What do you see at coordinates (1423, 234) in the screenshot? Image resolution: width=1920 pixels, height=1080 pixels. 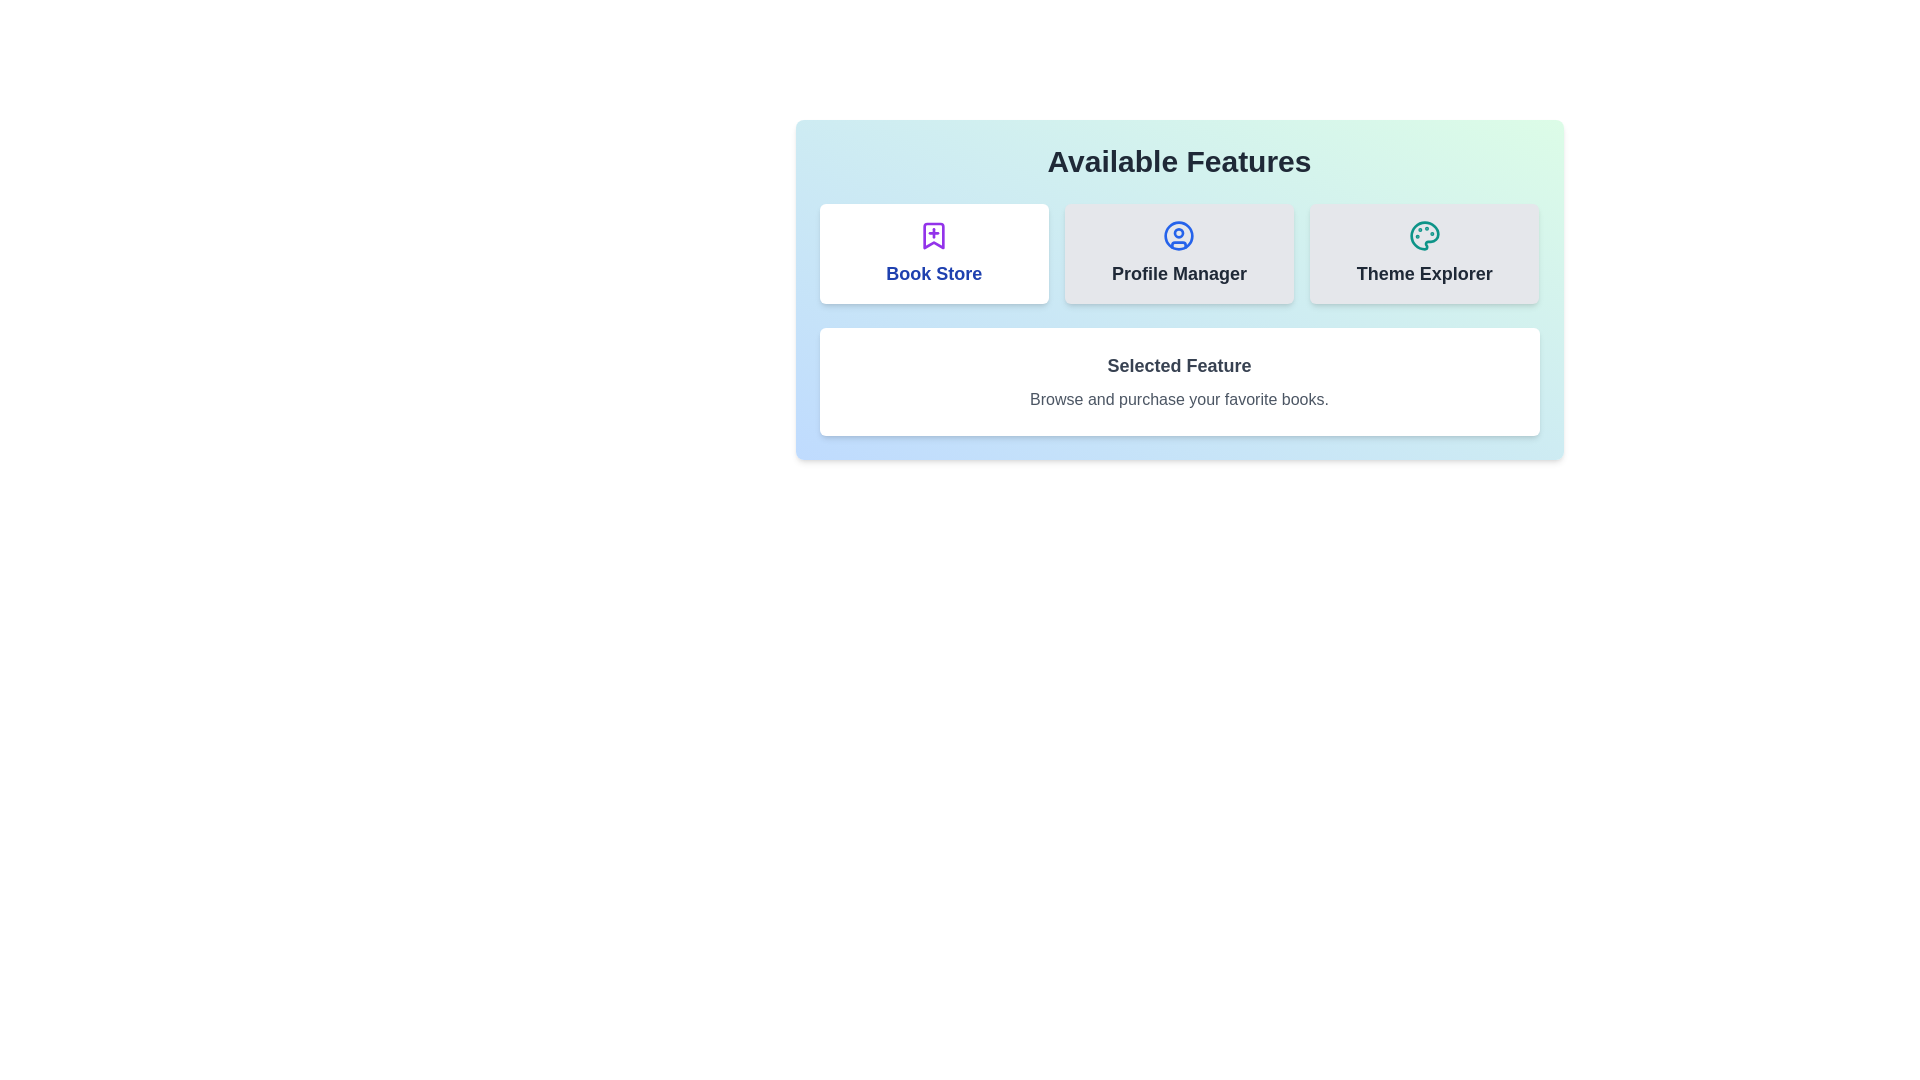 I see `the teal palette-shaped icon with circular holes located at the rightmost position in the 'Theme Explorer' card` at bounding box center [1423, 234].